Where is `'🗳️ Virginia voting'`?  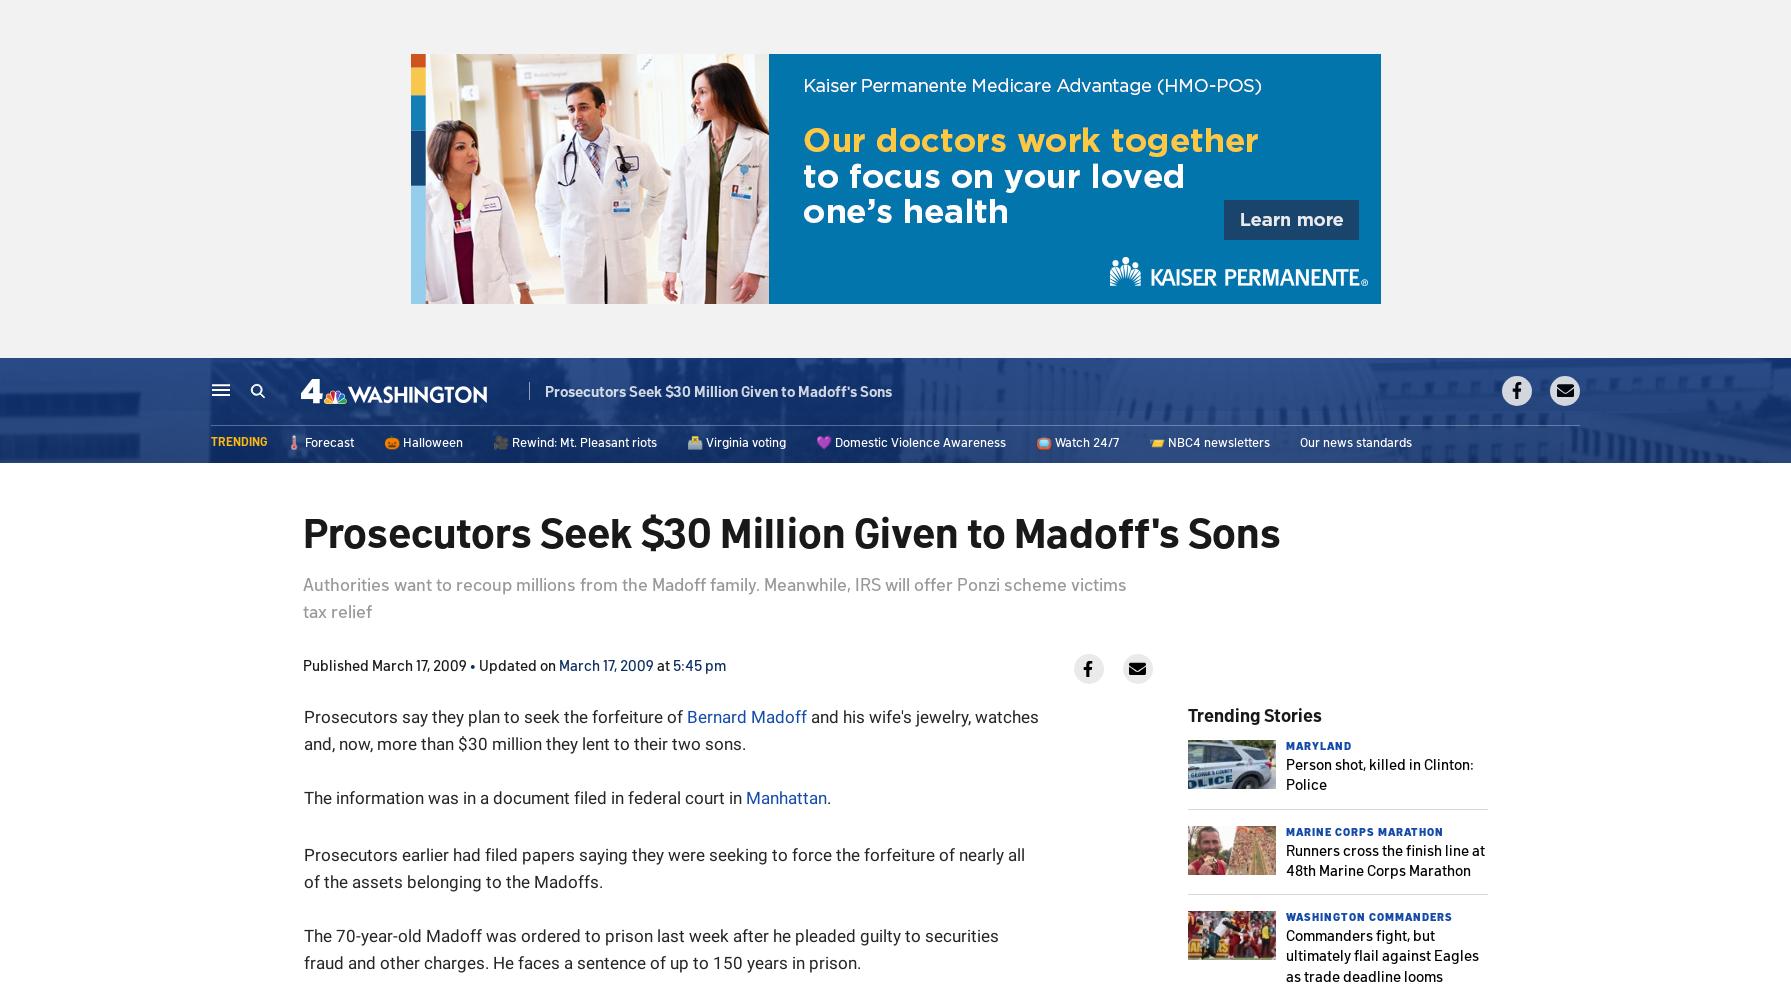 '🗳️ Virginia voting' is located at coordinates (687, 442).